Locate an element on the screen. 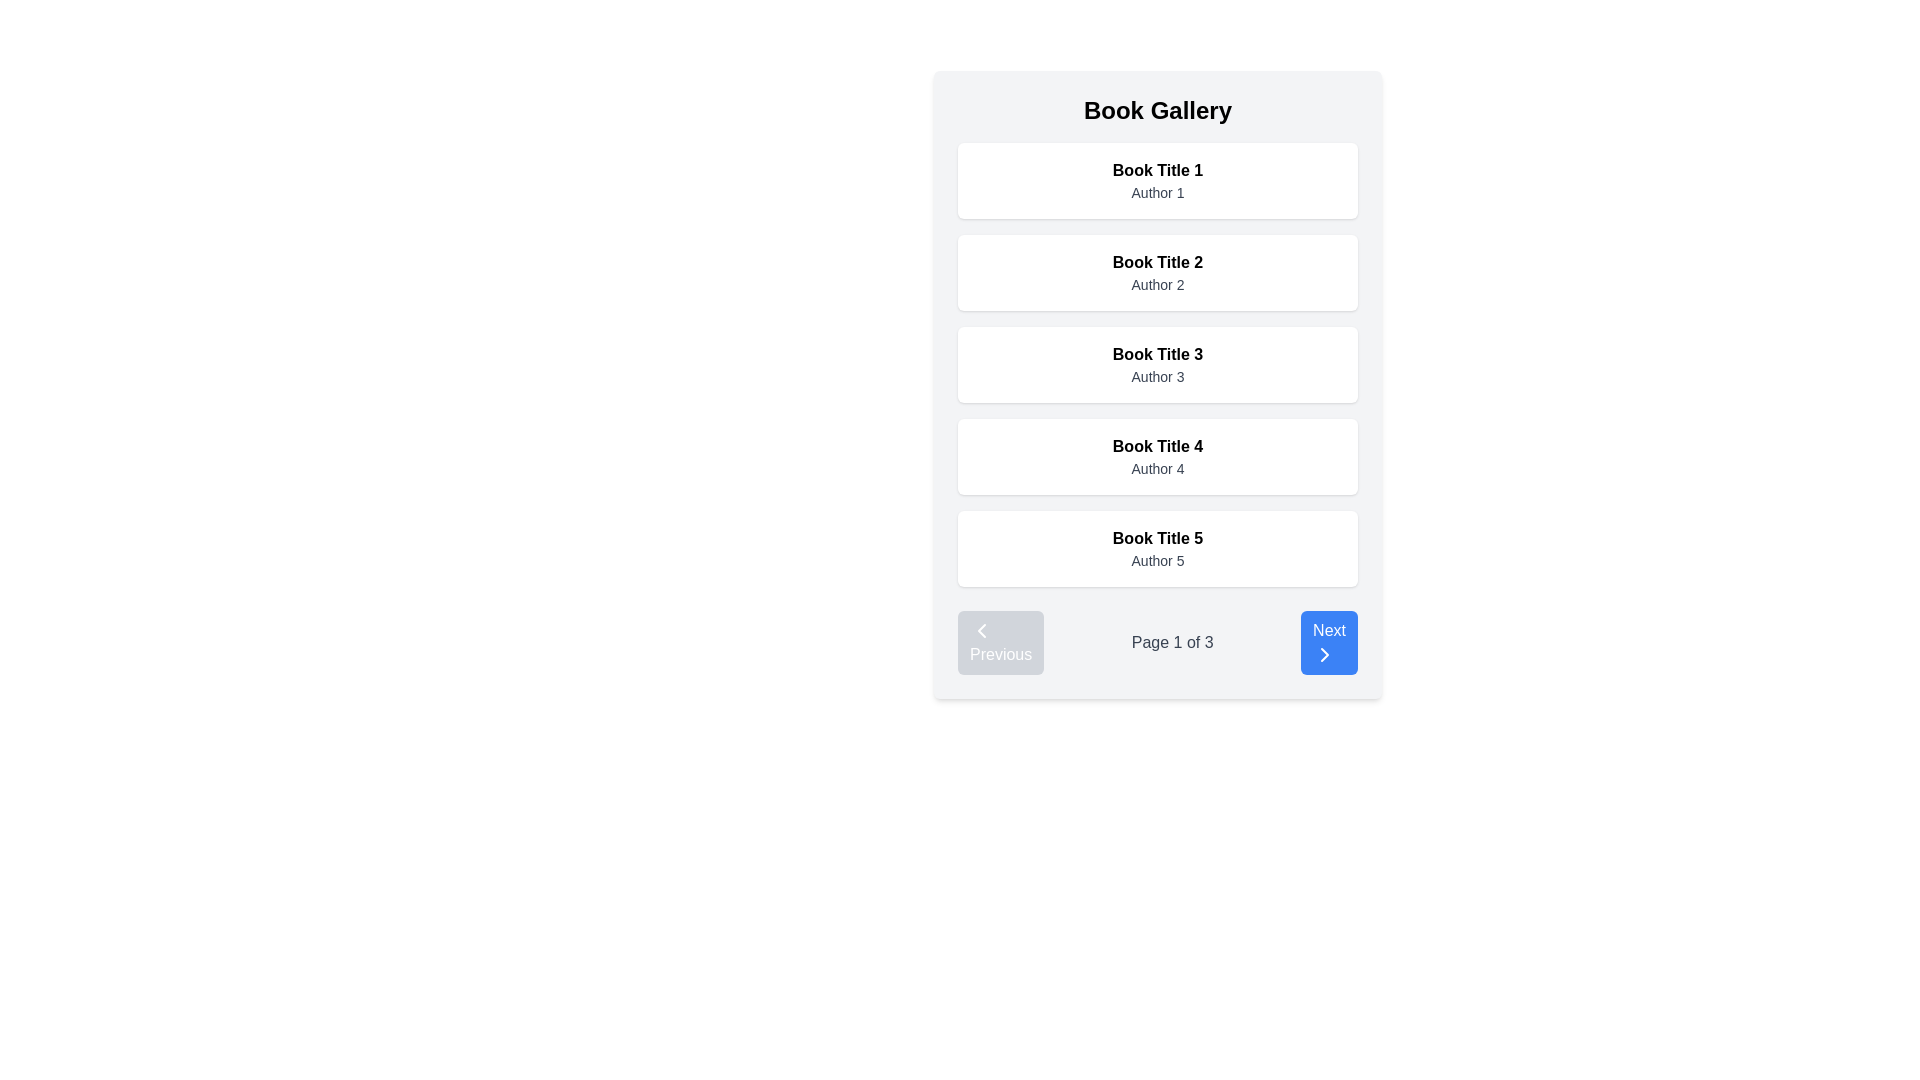  bold, black text label displaying 'Book Title 1' located at the top of the first entry in a list of book titles is located at coordinates (1157, 169).